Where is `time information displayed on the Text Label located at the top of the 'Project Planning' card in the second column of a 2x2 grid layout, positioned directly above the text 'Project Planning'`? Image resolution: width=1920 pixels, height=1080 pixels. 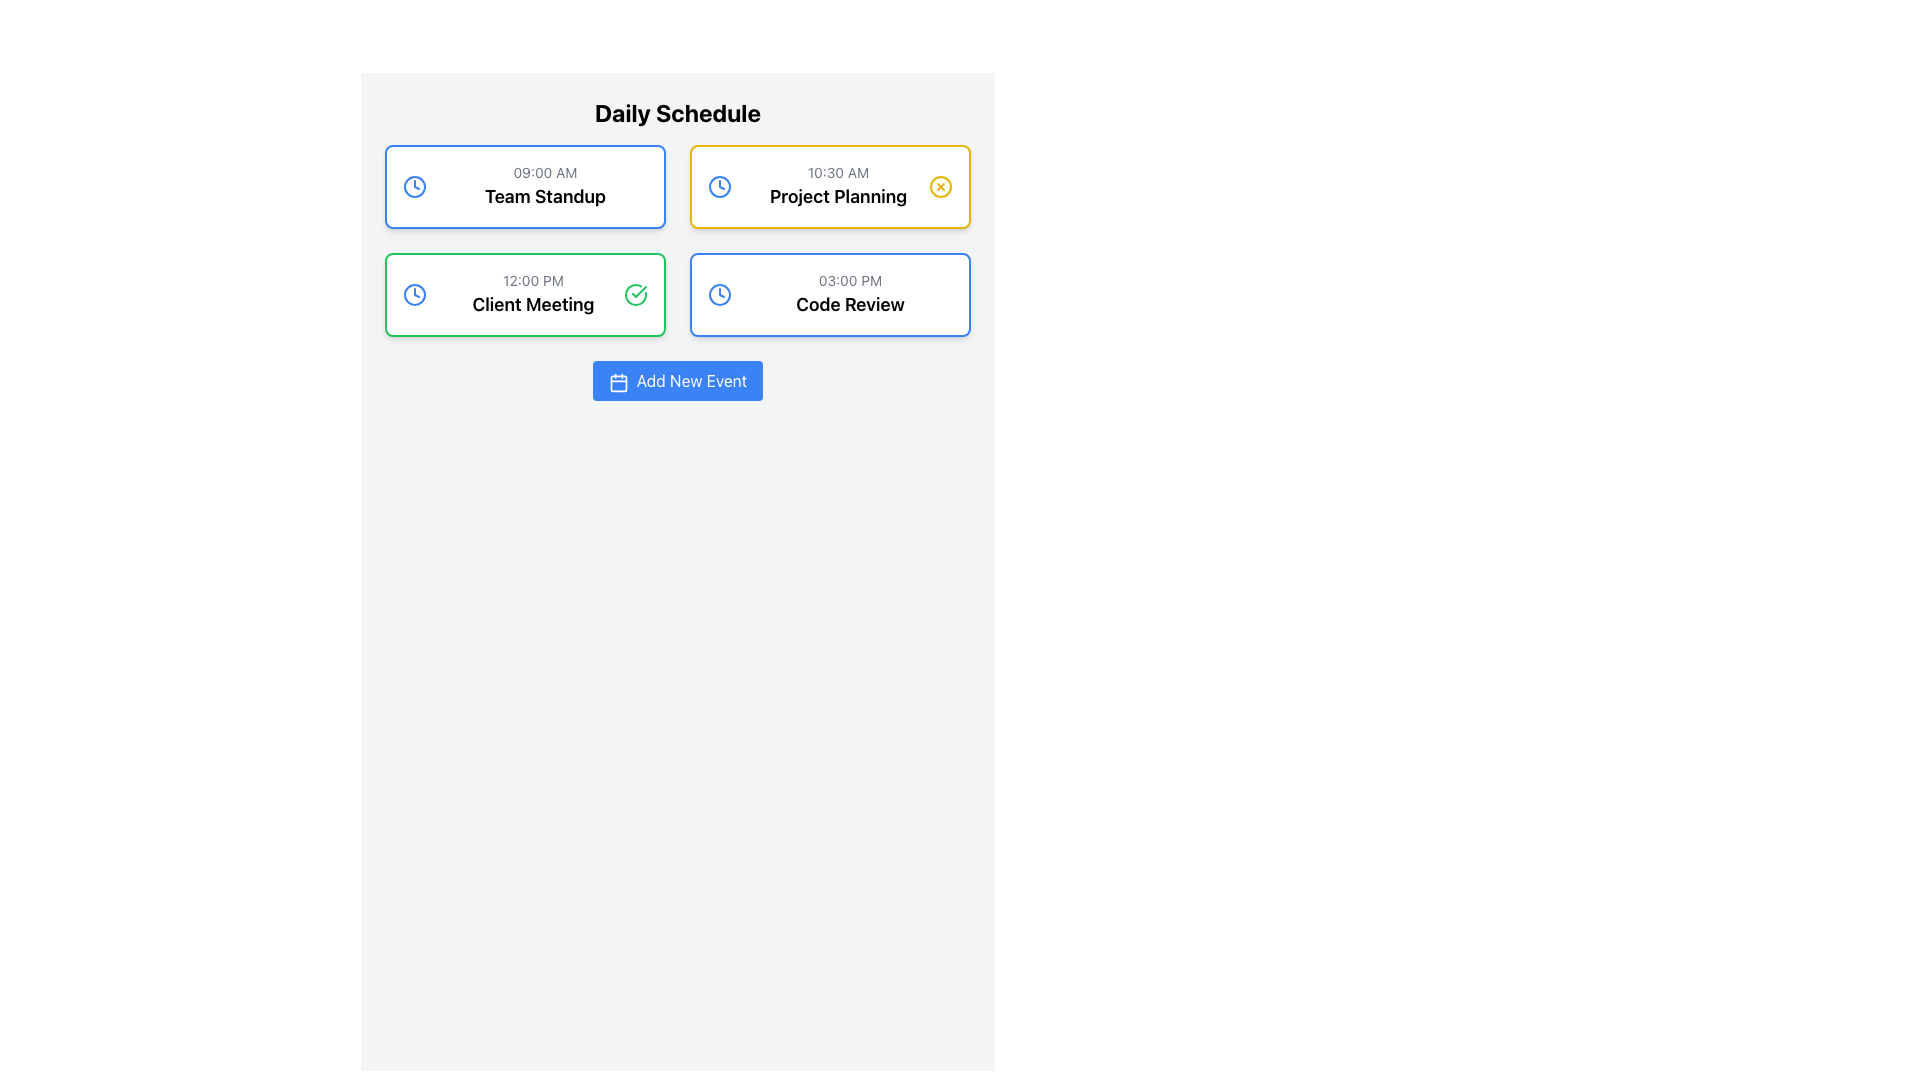
time information displayed on the Text Label located at the top of the 'Project Planning' card in the second column of a 2x2 grid layout, positioned directly above the text 'Project Planning' is located at coordinates (838, 172).